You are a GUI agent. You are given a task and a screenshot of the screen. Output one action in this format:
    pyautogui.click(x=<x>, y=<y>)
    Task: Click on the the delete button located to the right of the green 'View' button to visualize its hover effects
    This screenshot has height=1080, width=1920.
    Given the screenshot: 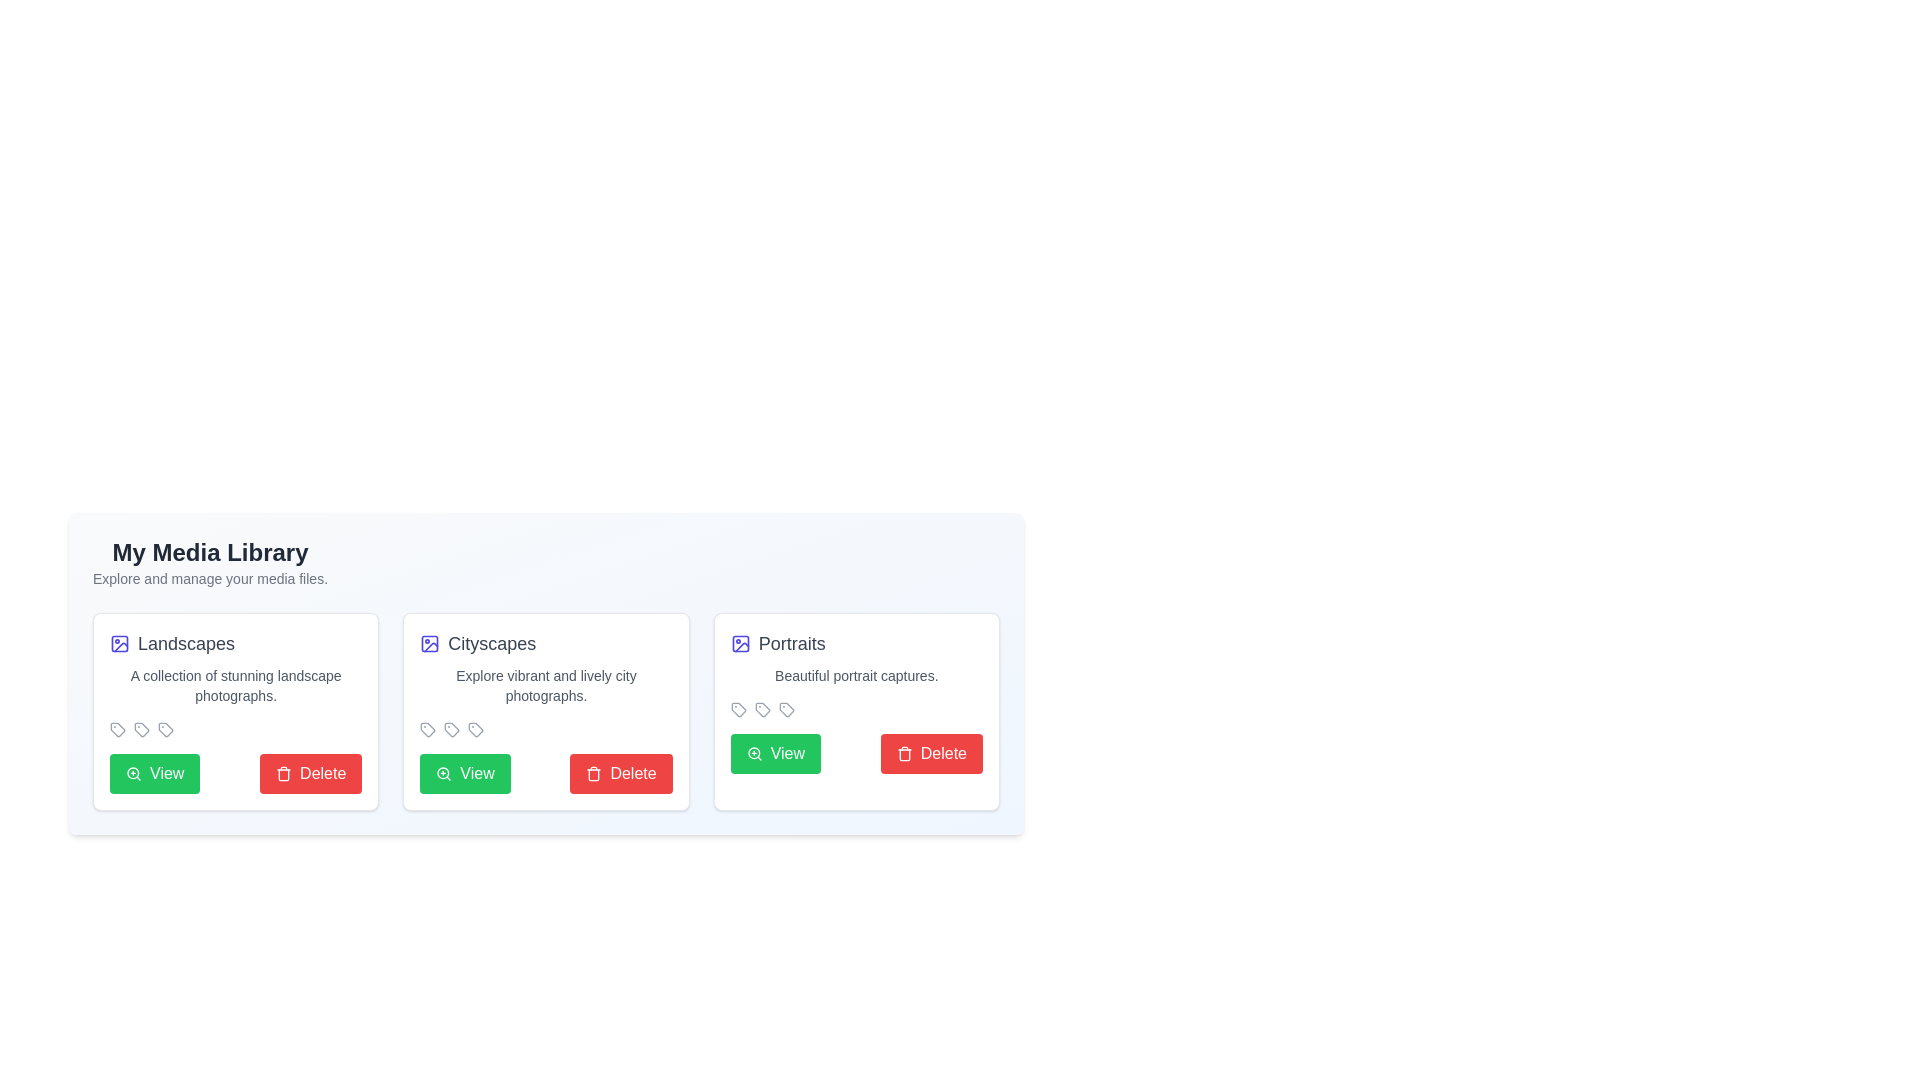 What is the action you would take?
    pyautogui.click(x=310, y=773)
    